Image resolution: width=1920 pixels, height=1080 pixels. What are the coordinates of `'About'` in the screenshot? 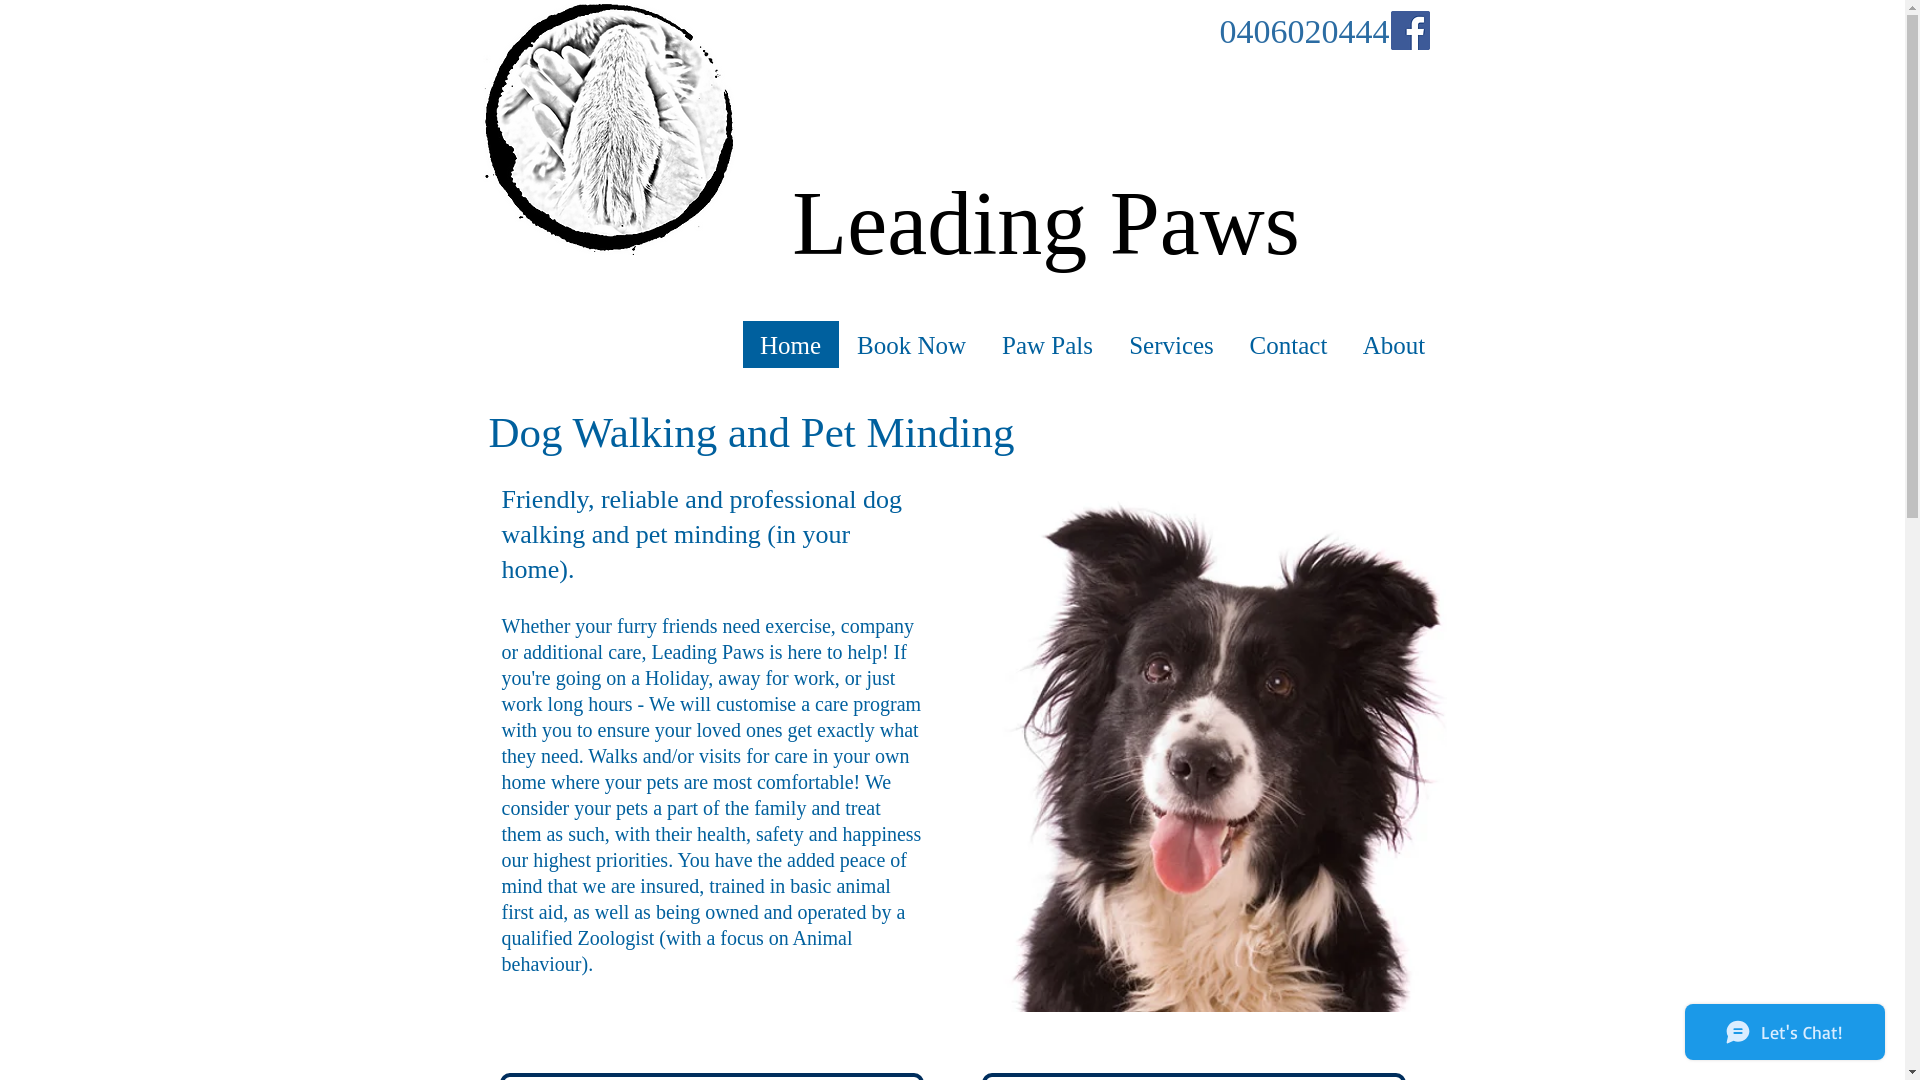 It's located at (1391, 344).